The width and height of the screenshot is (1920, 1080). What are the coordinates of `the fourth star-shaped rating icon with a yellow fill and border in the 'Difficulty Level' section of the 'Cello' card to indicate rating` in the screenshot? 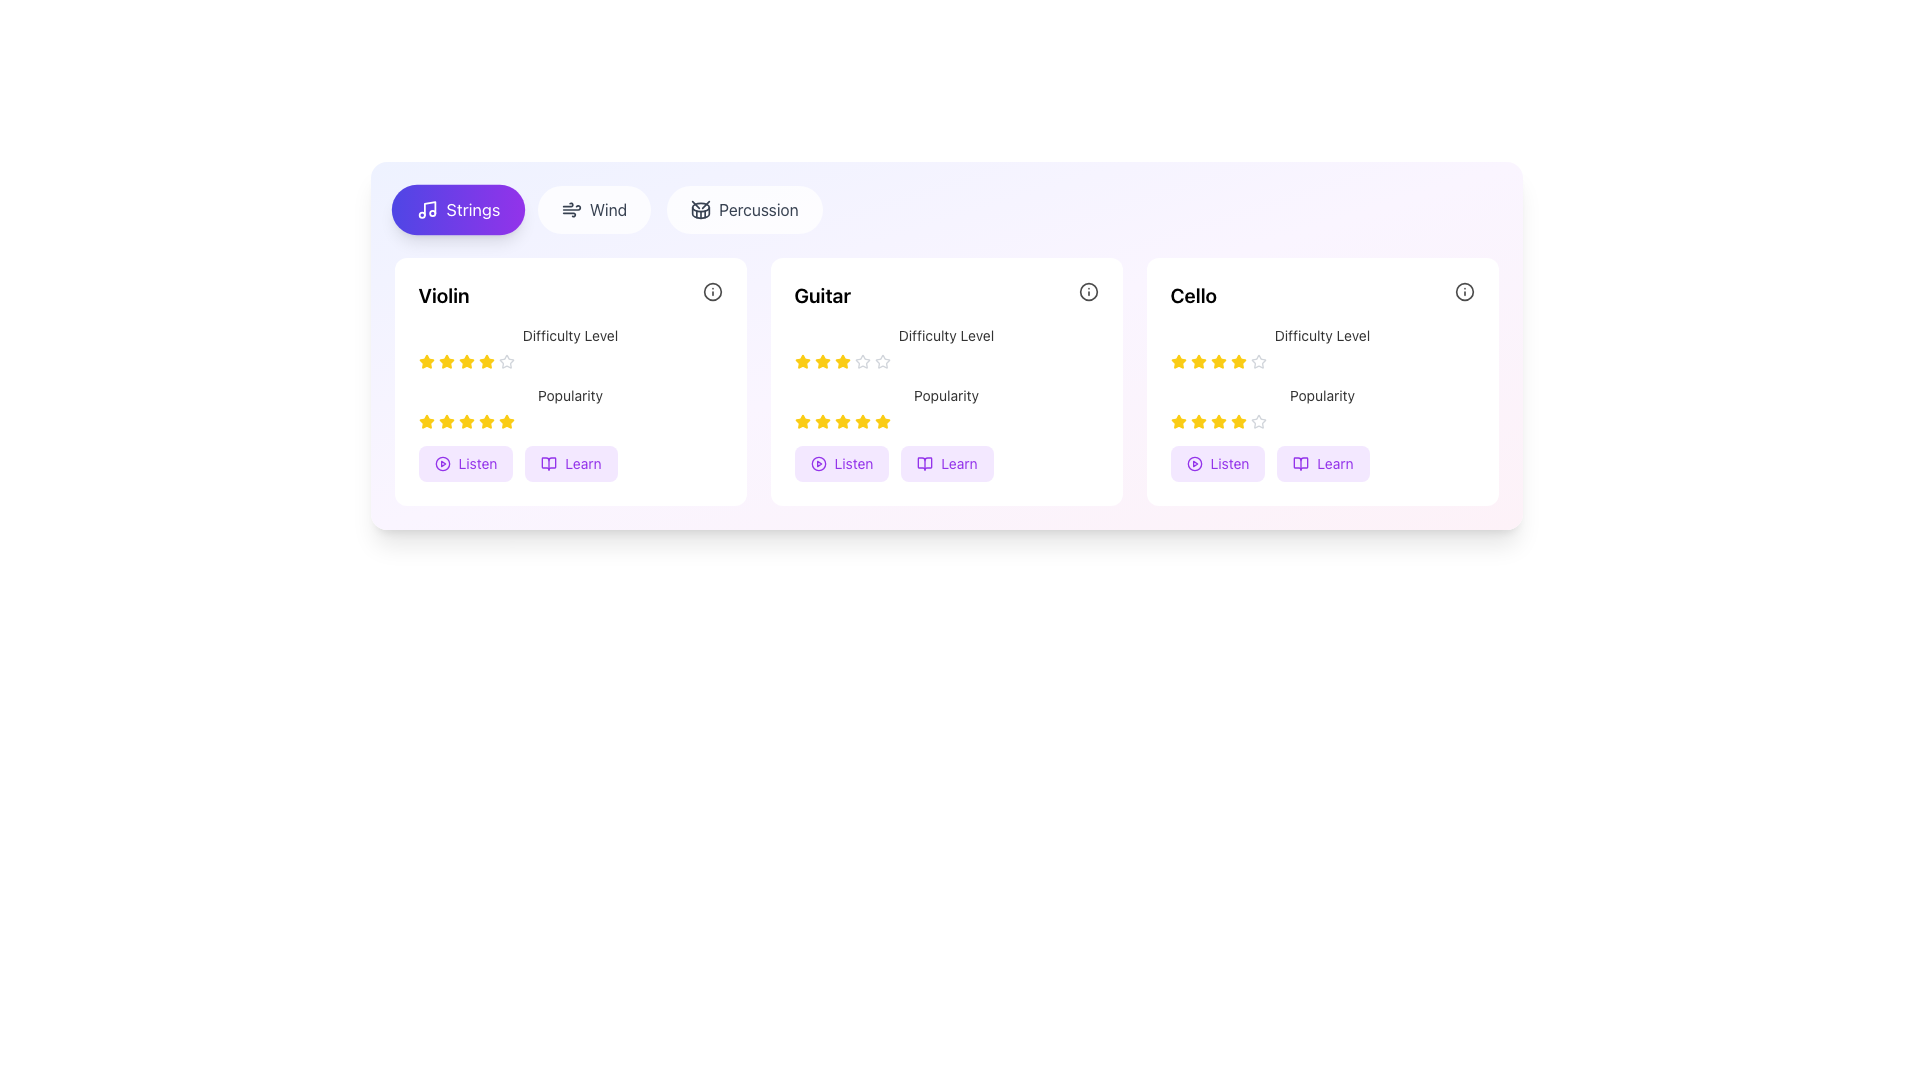 It's located at (1217, 362).